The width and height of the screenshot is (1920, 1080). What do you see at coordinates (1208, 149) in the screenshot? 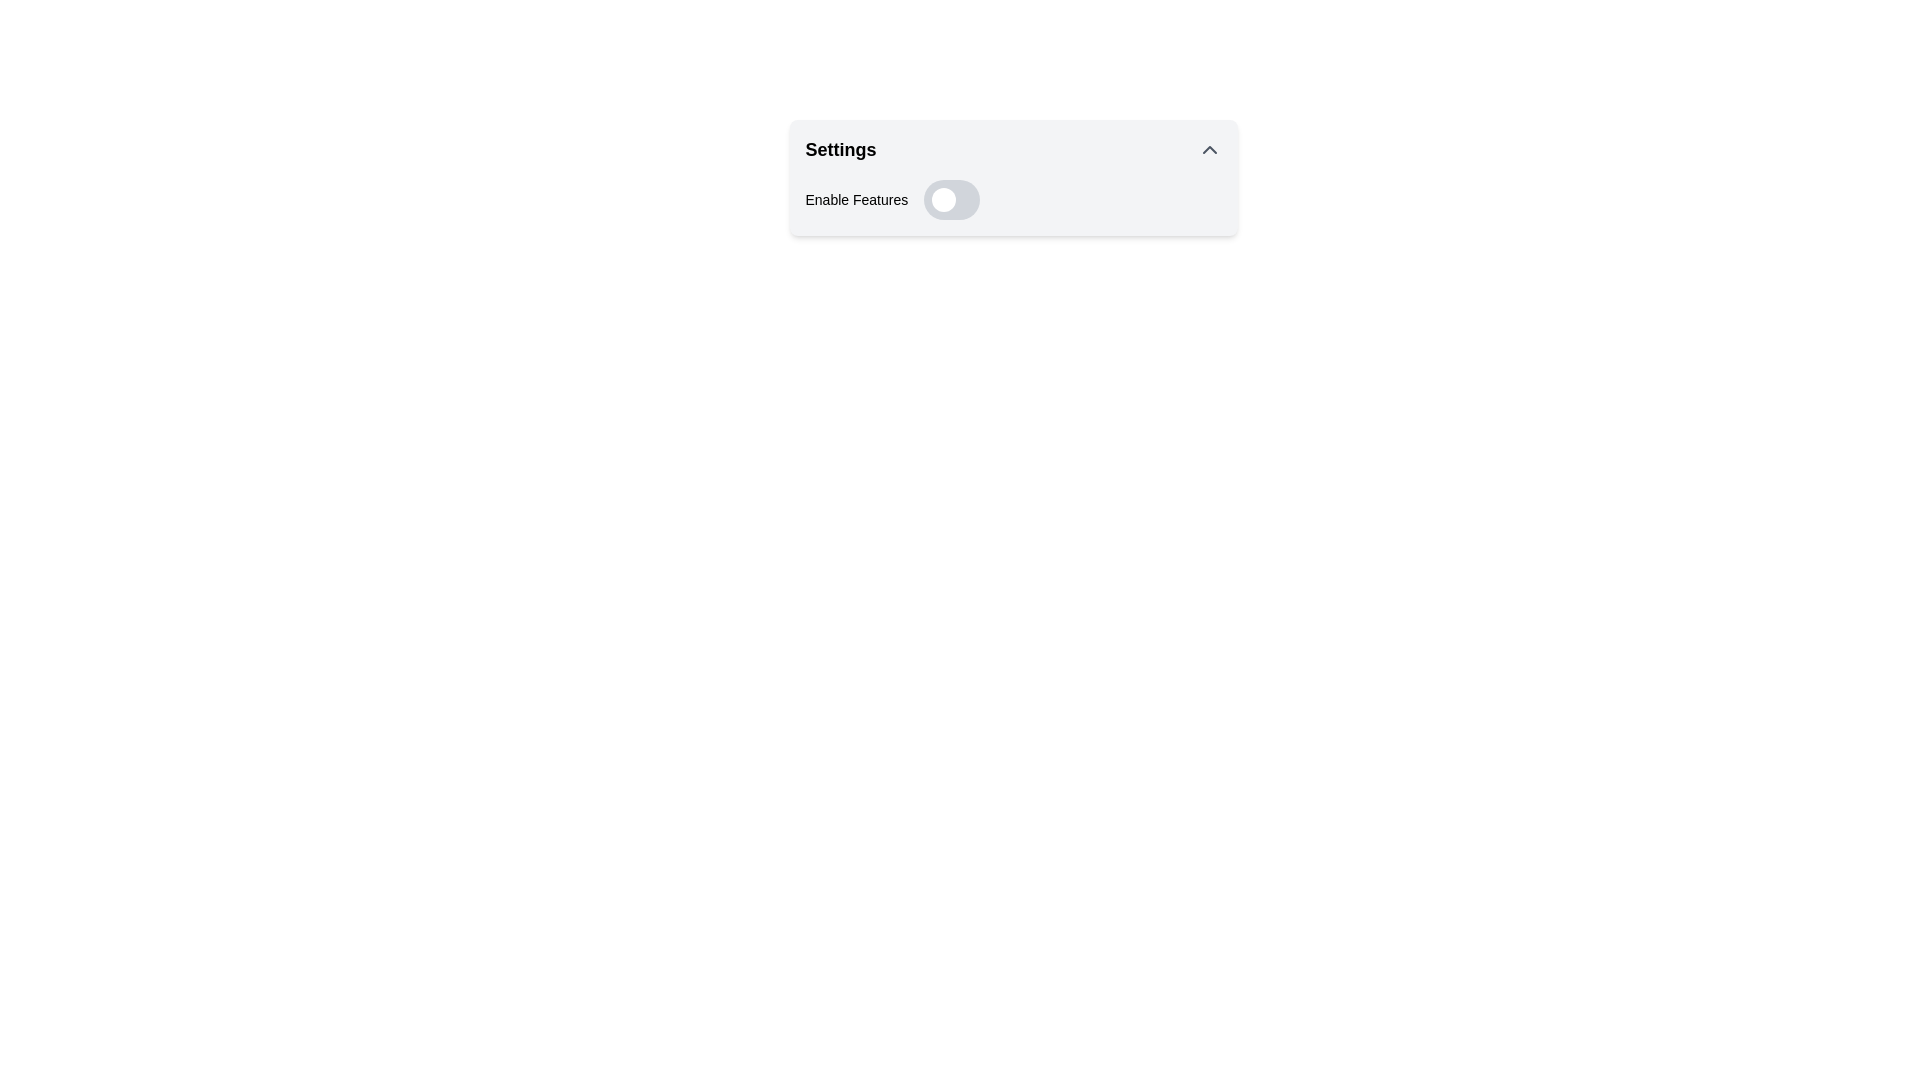
I see `the chevron-up icon located on the right side of the 'Settings' label` at bounding box center [1208, 149].